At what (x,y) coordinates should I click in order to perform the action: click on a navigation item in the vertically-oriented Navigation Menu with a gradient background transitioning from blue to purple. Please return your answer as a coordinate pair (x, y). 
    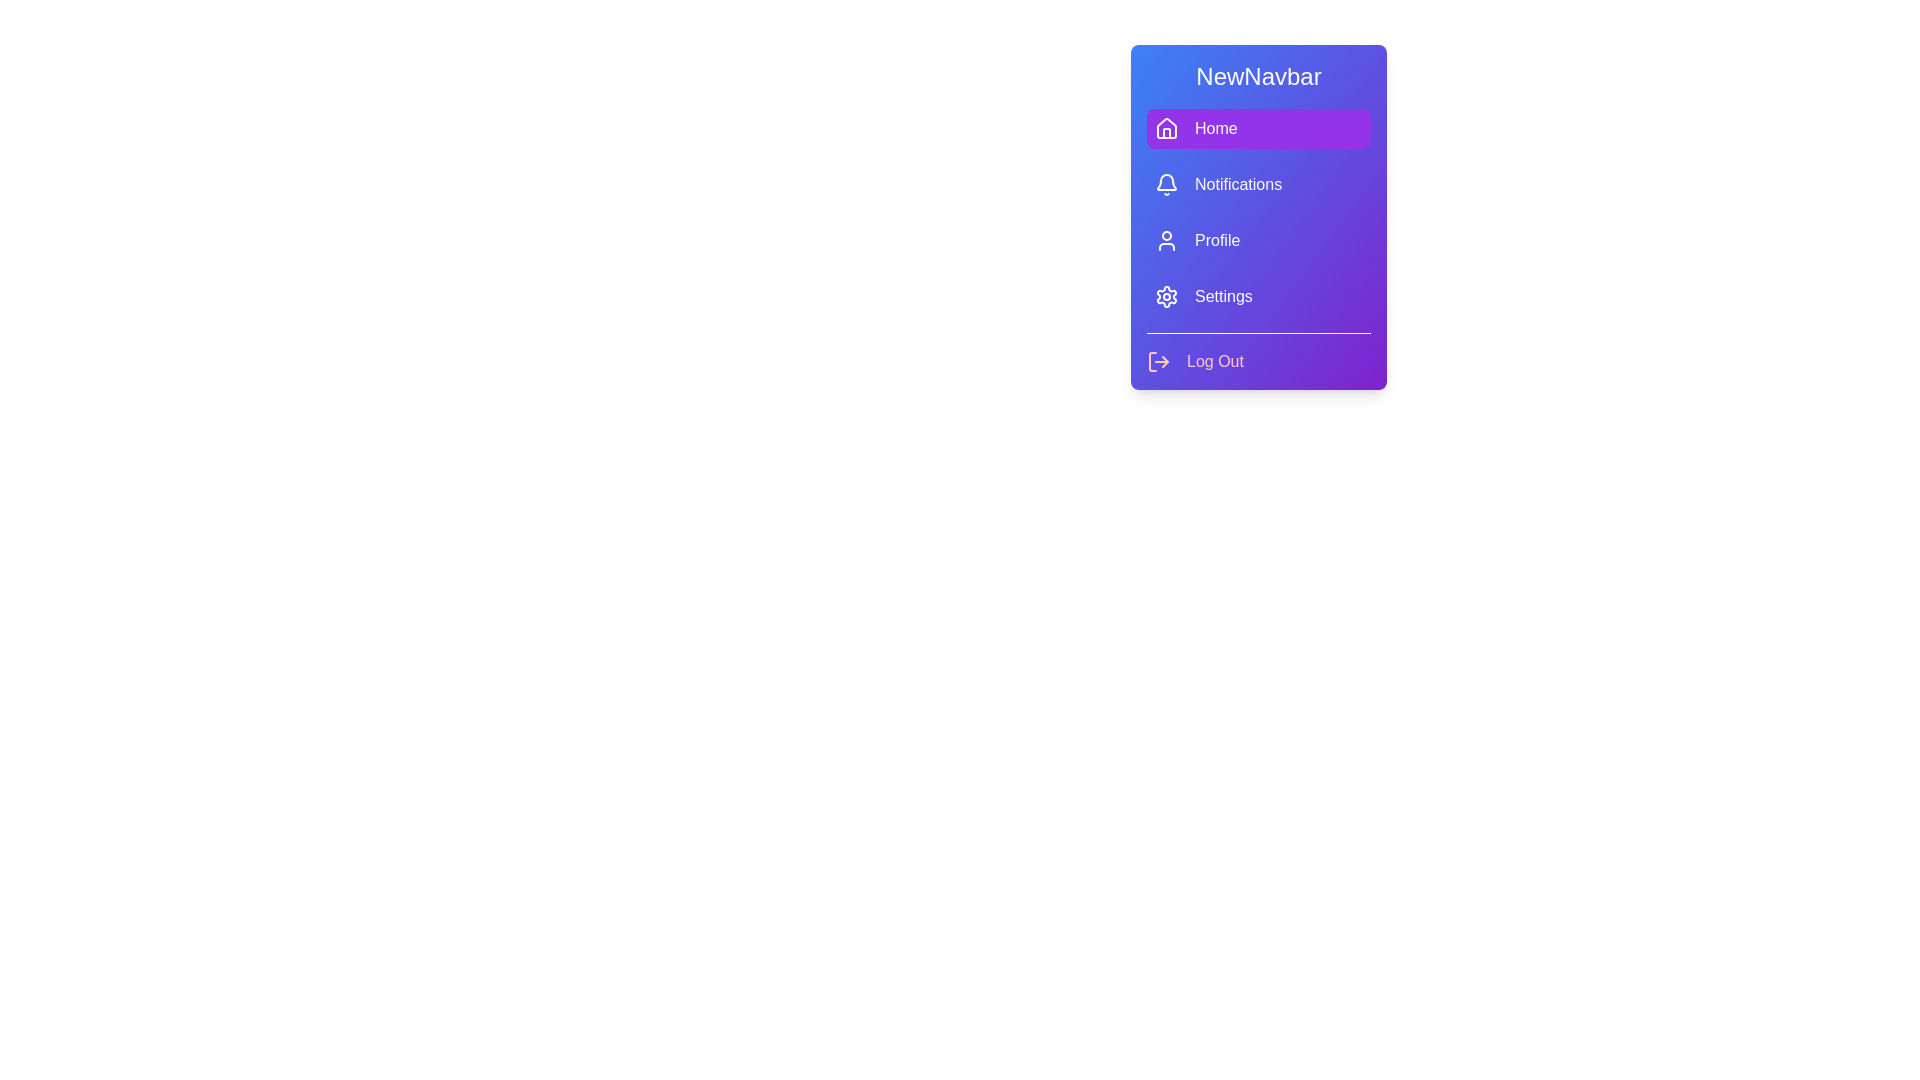
    Looking at the image, I should click on (1257, 217).